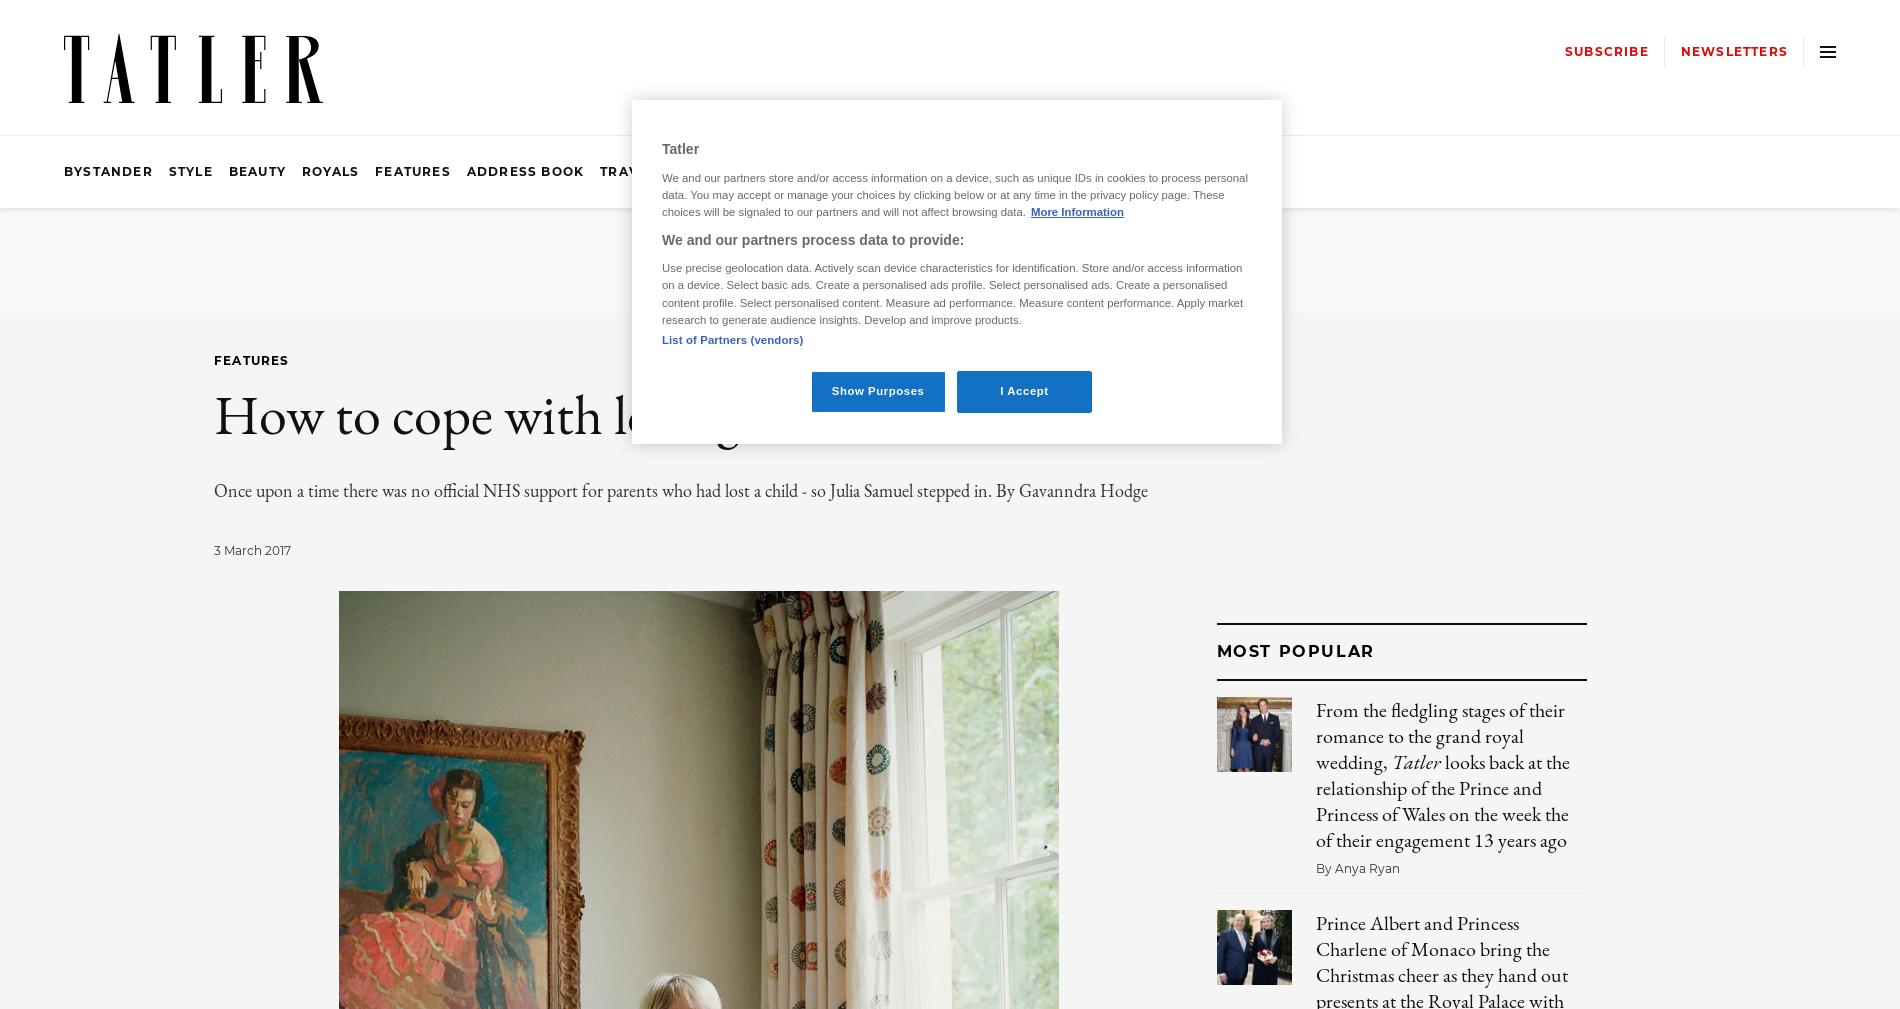  What do you see at coordinates (1389, 760) in the screenshot?
I see `'Tatler'` at bounding box center [1389, 760].